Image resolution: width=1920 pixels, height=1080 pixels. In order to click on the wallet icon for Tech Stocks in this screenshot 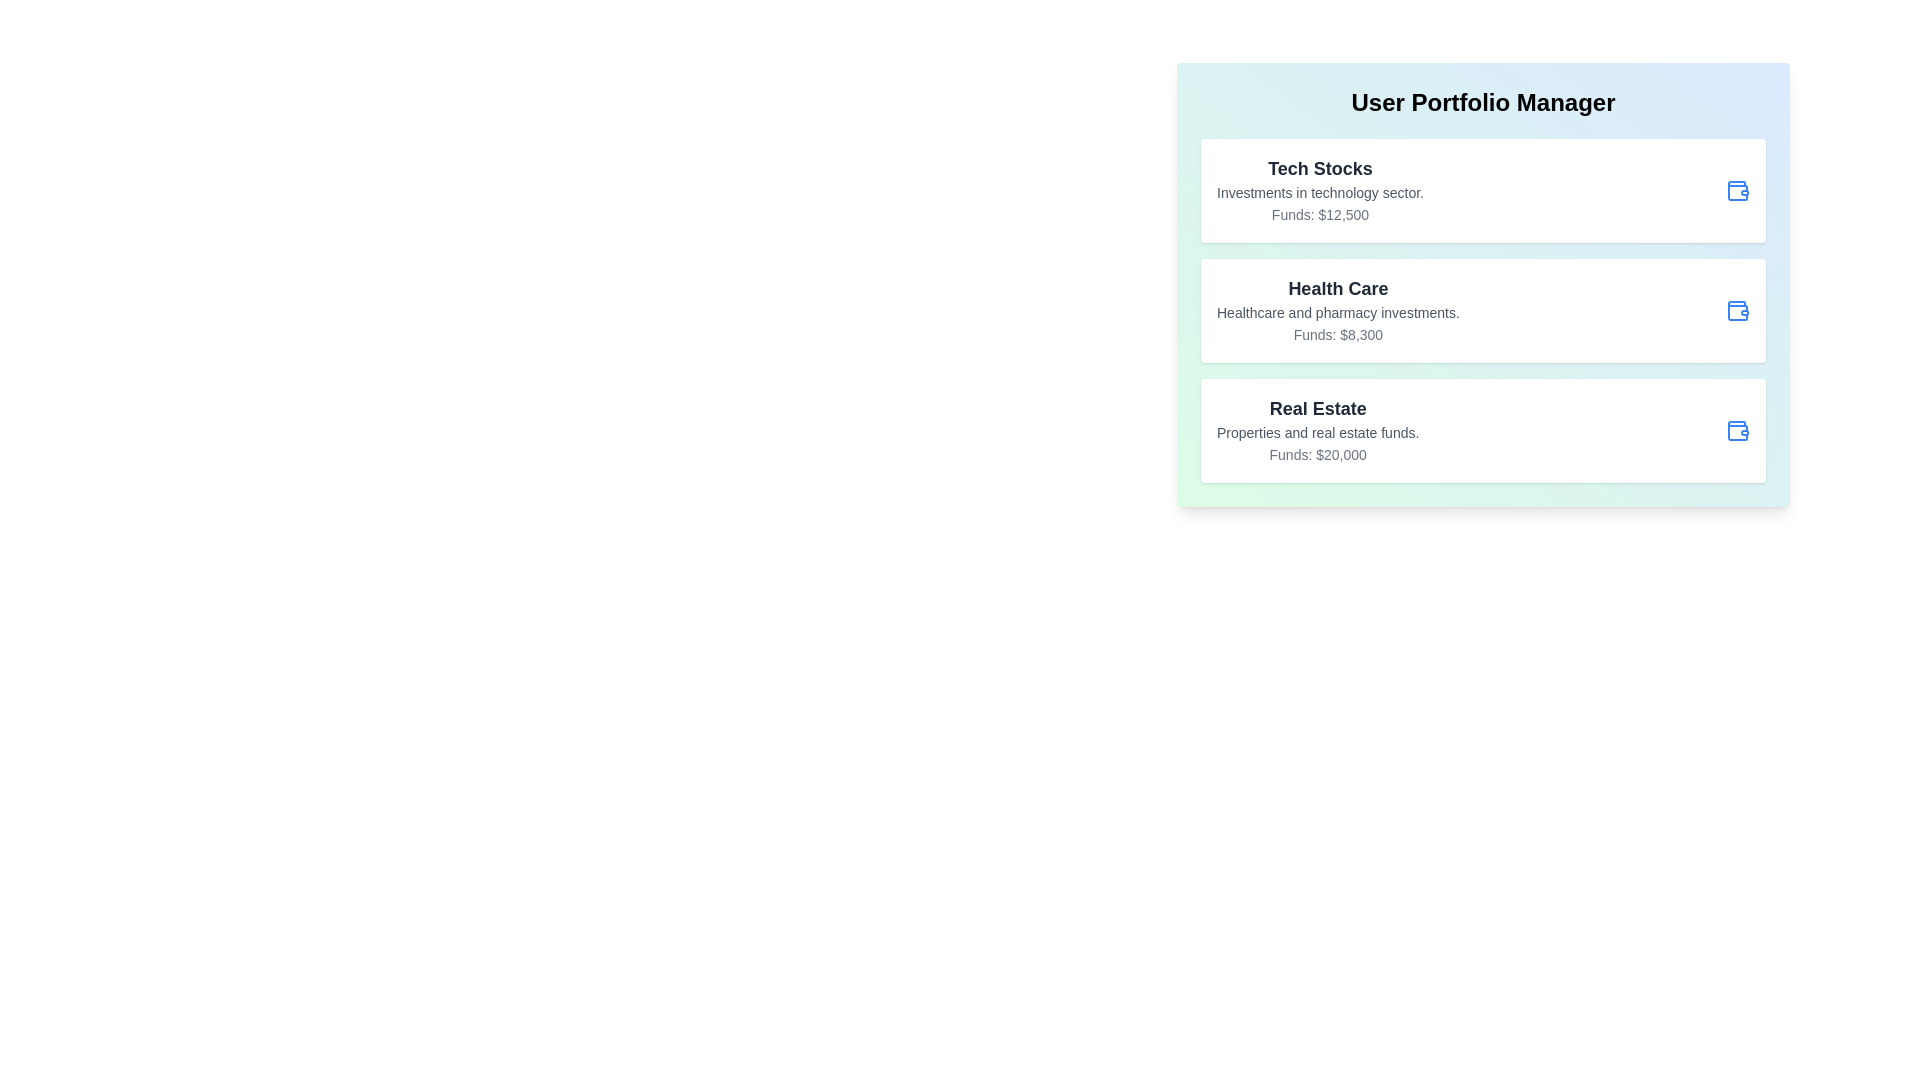, I will do `click(1736, 191)`.